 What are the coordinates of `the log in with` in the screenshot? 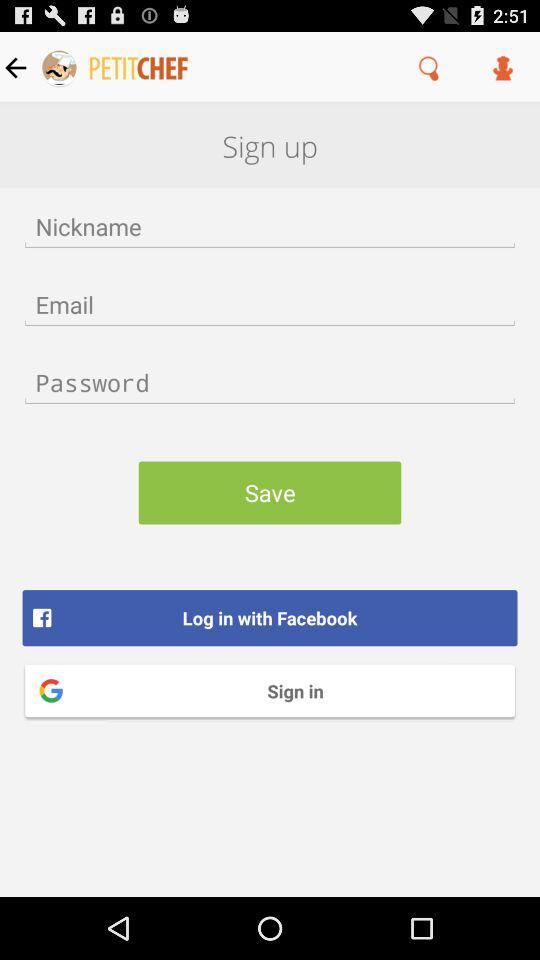 It's located at (270, 617).